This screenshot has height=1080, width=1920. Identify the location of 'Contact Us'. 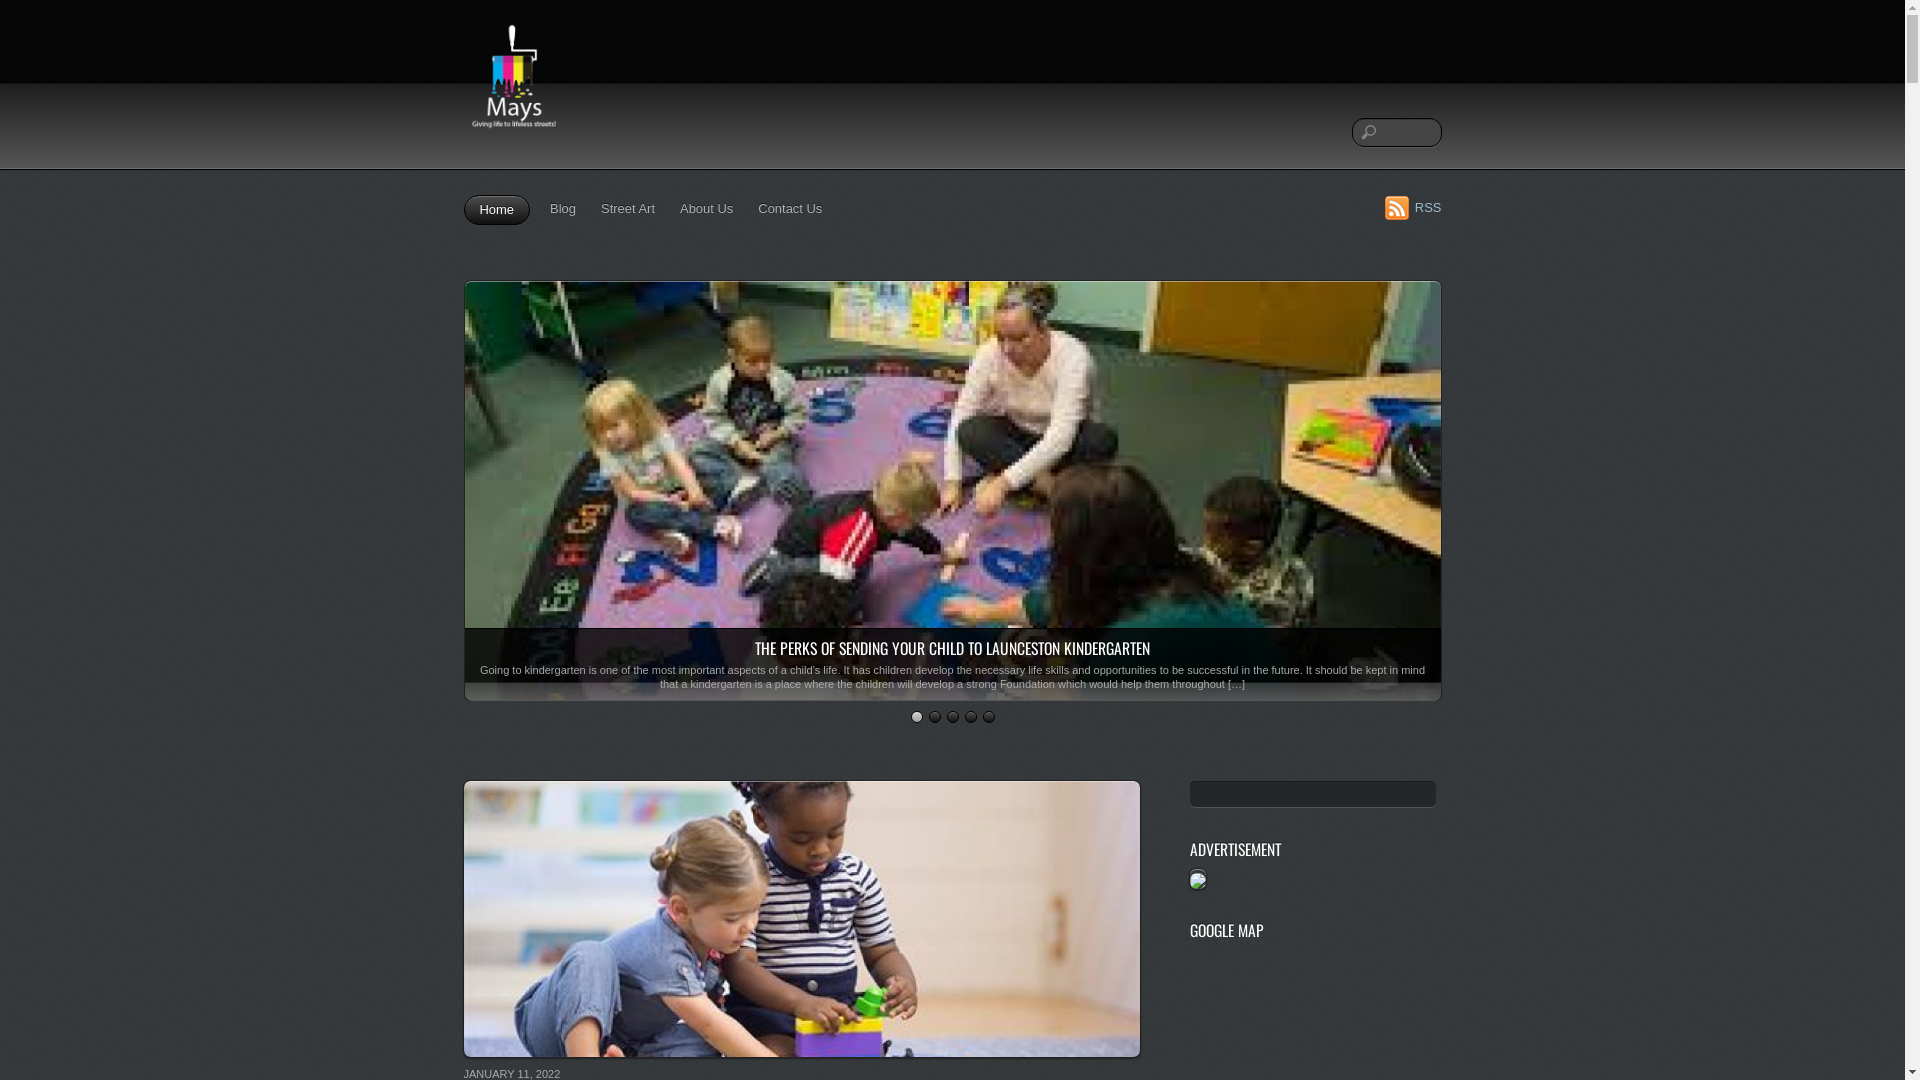
(789, 208).